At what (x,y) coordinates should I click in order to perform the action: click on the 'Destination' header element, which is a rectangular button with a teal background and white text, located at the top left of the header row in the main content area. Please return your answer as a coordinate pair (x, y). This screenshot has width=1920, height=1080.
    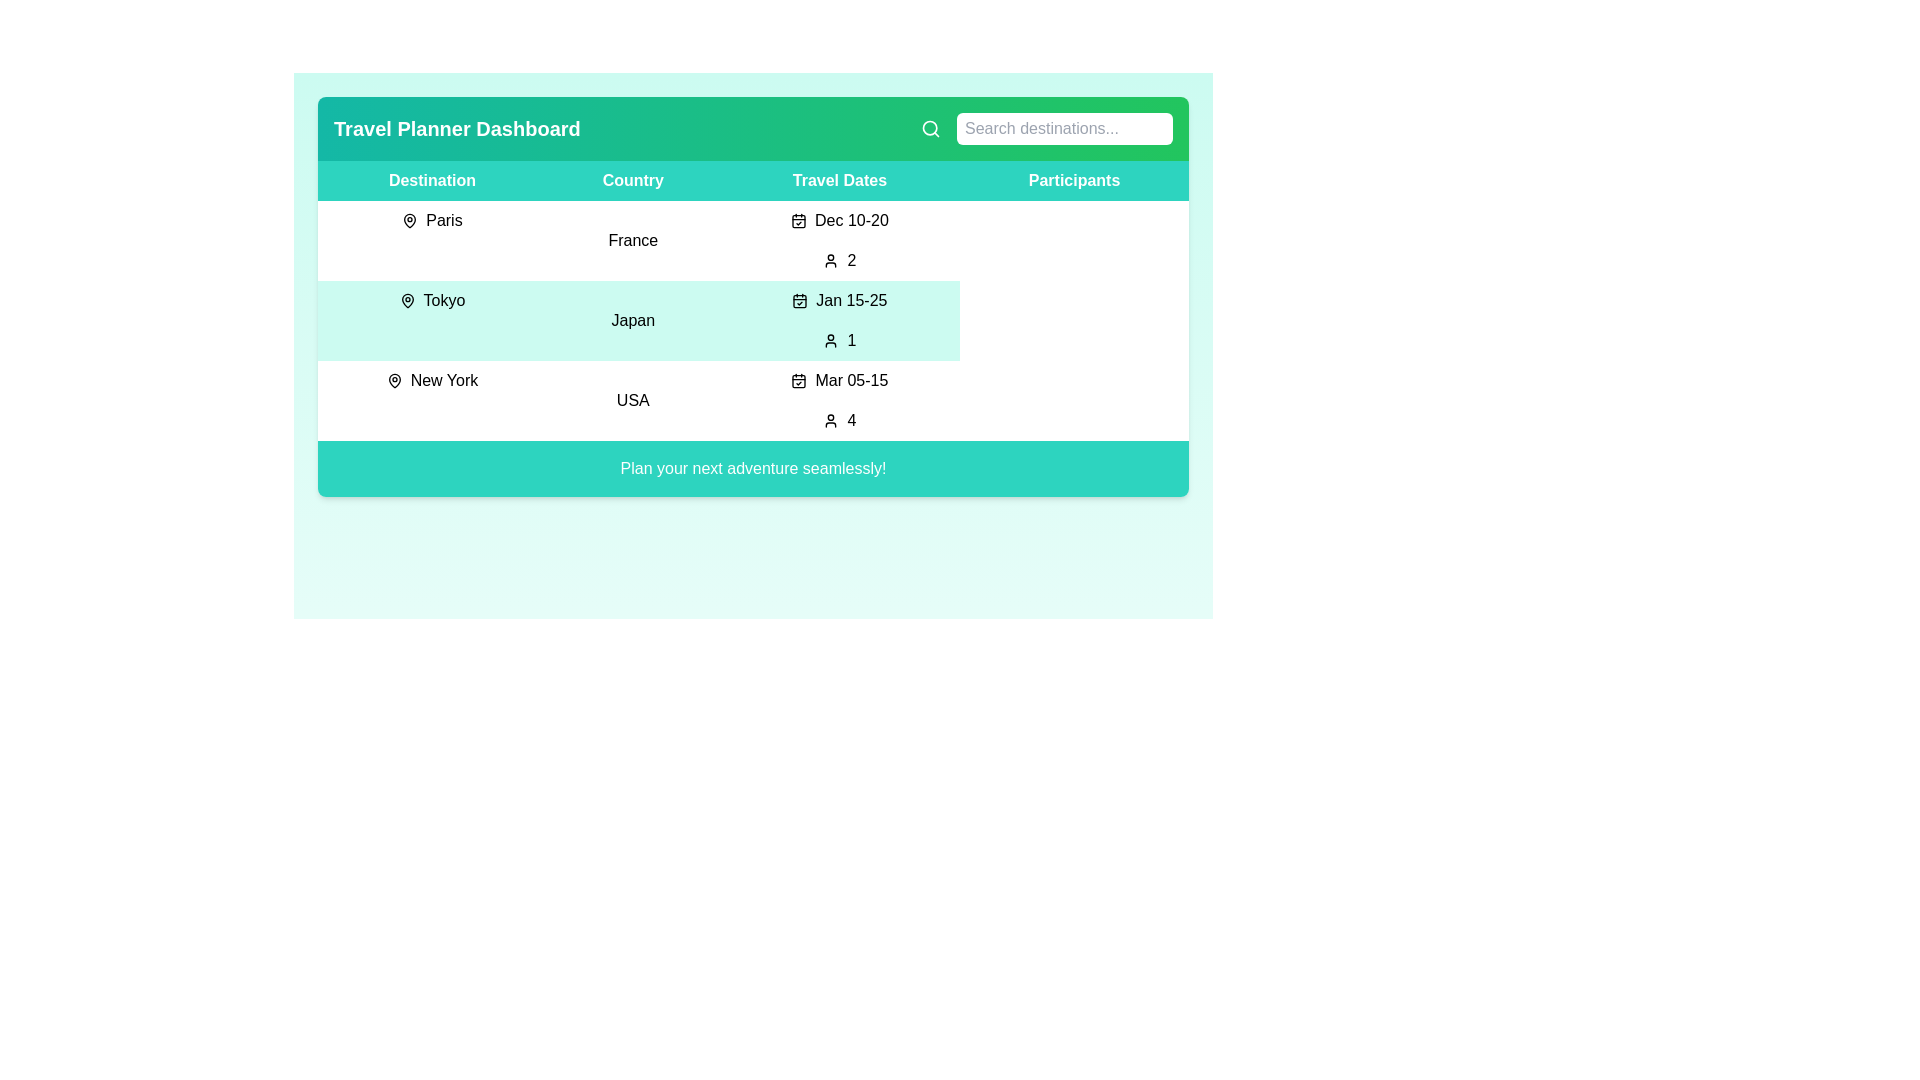
    Looking at the image, I should click on (431, 181).